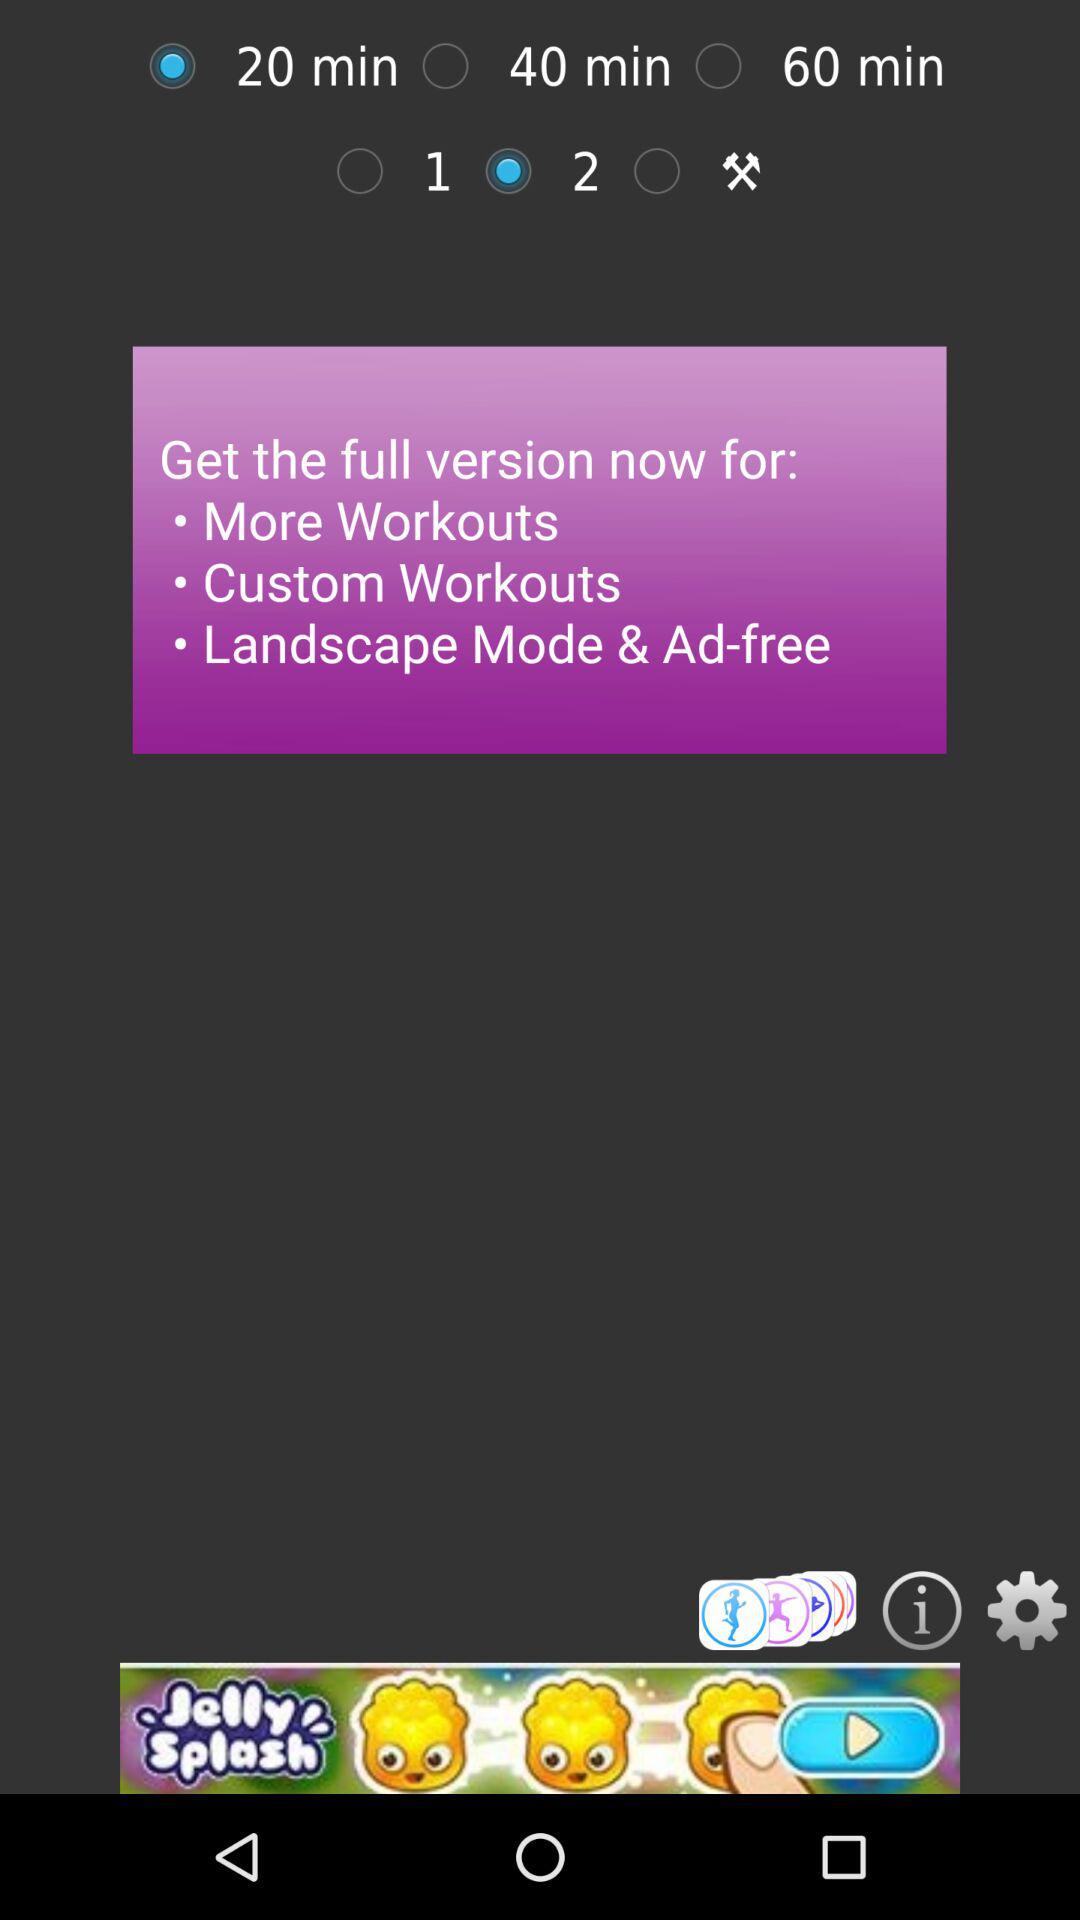  Describe the element at coordinates (1027, 1610) in the screenshot. I see `settings page` at that location.